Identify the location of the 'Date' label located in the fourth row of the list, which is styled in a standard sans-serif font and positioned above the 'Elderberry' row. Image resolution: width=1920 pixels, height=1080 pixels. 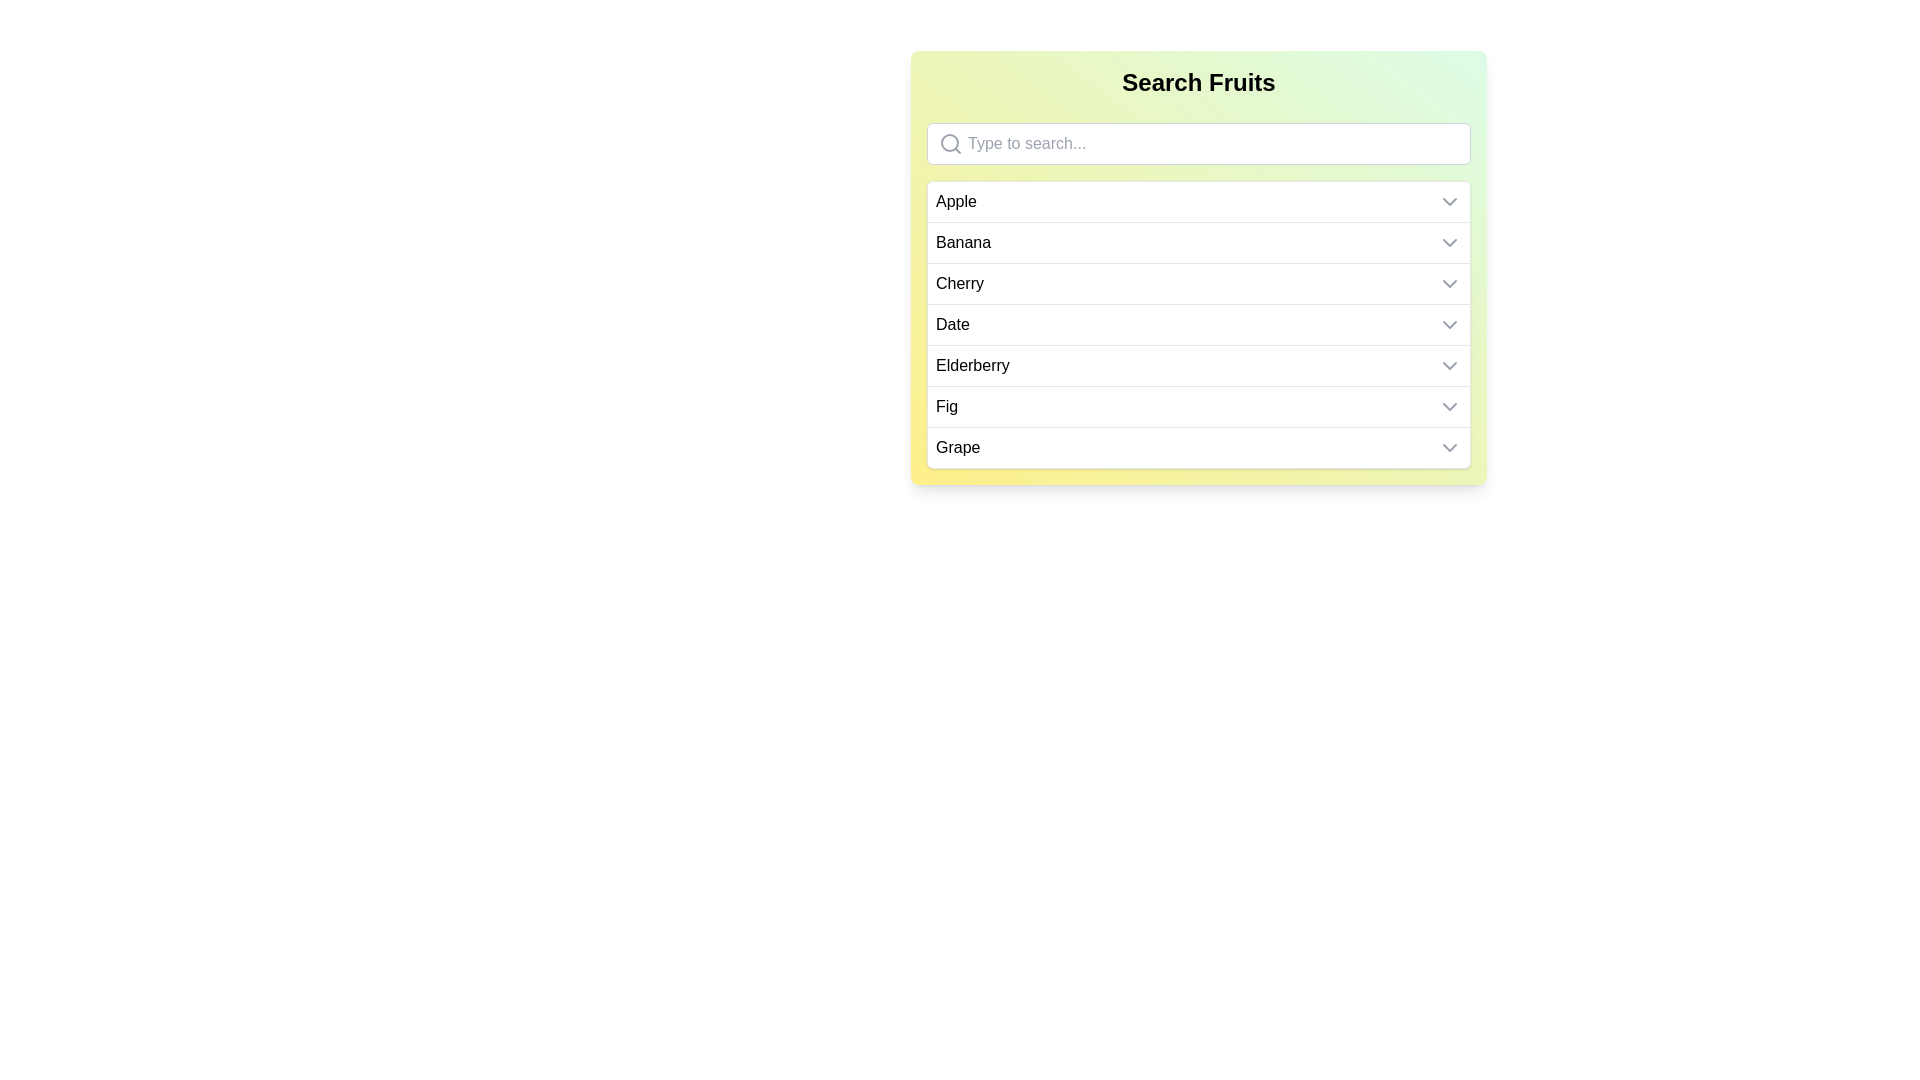
(951, 323).